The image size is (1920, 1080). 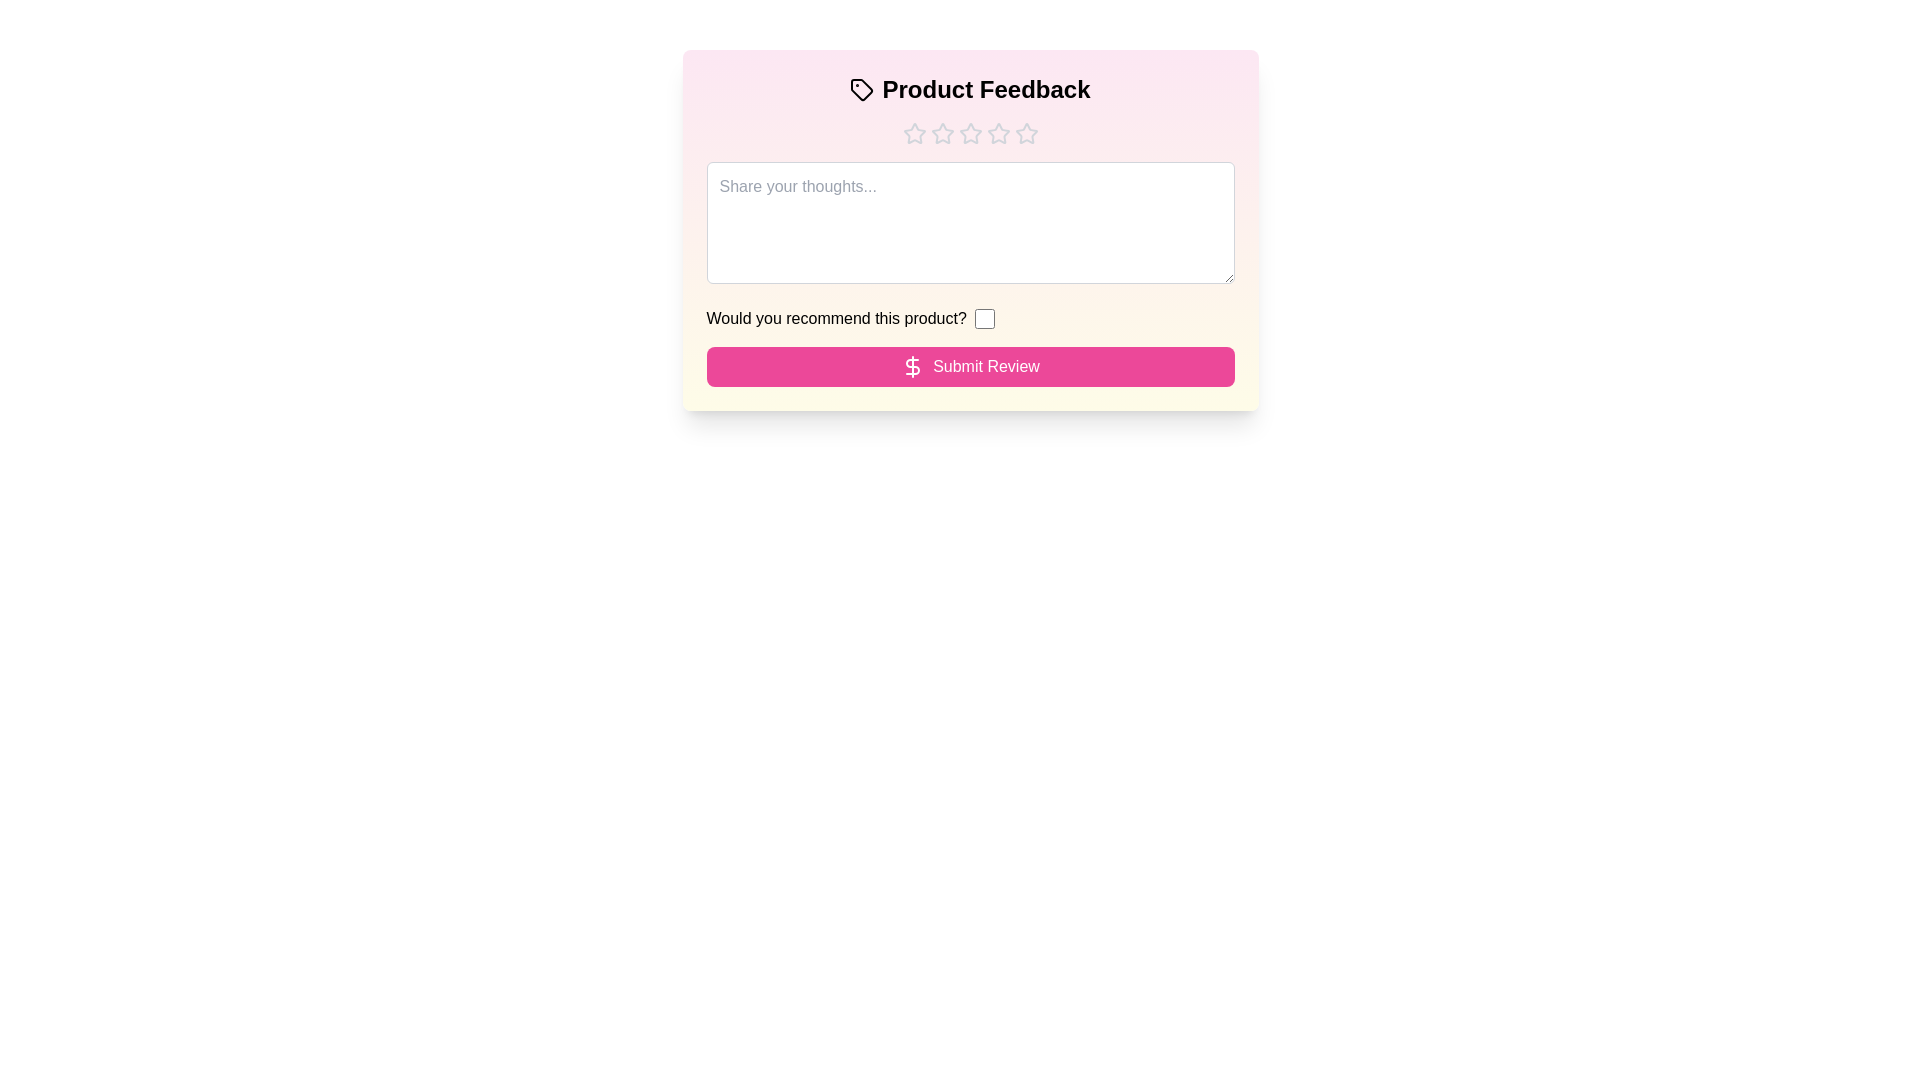 I want to click on the 'Submit Review' button, so click(x=970, y=366).